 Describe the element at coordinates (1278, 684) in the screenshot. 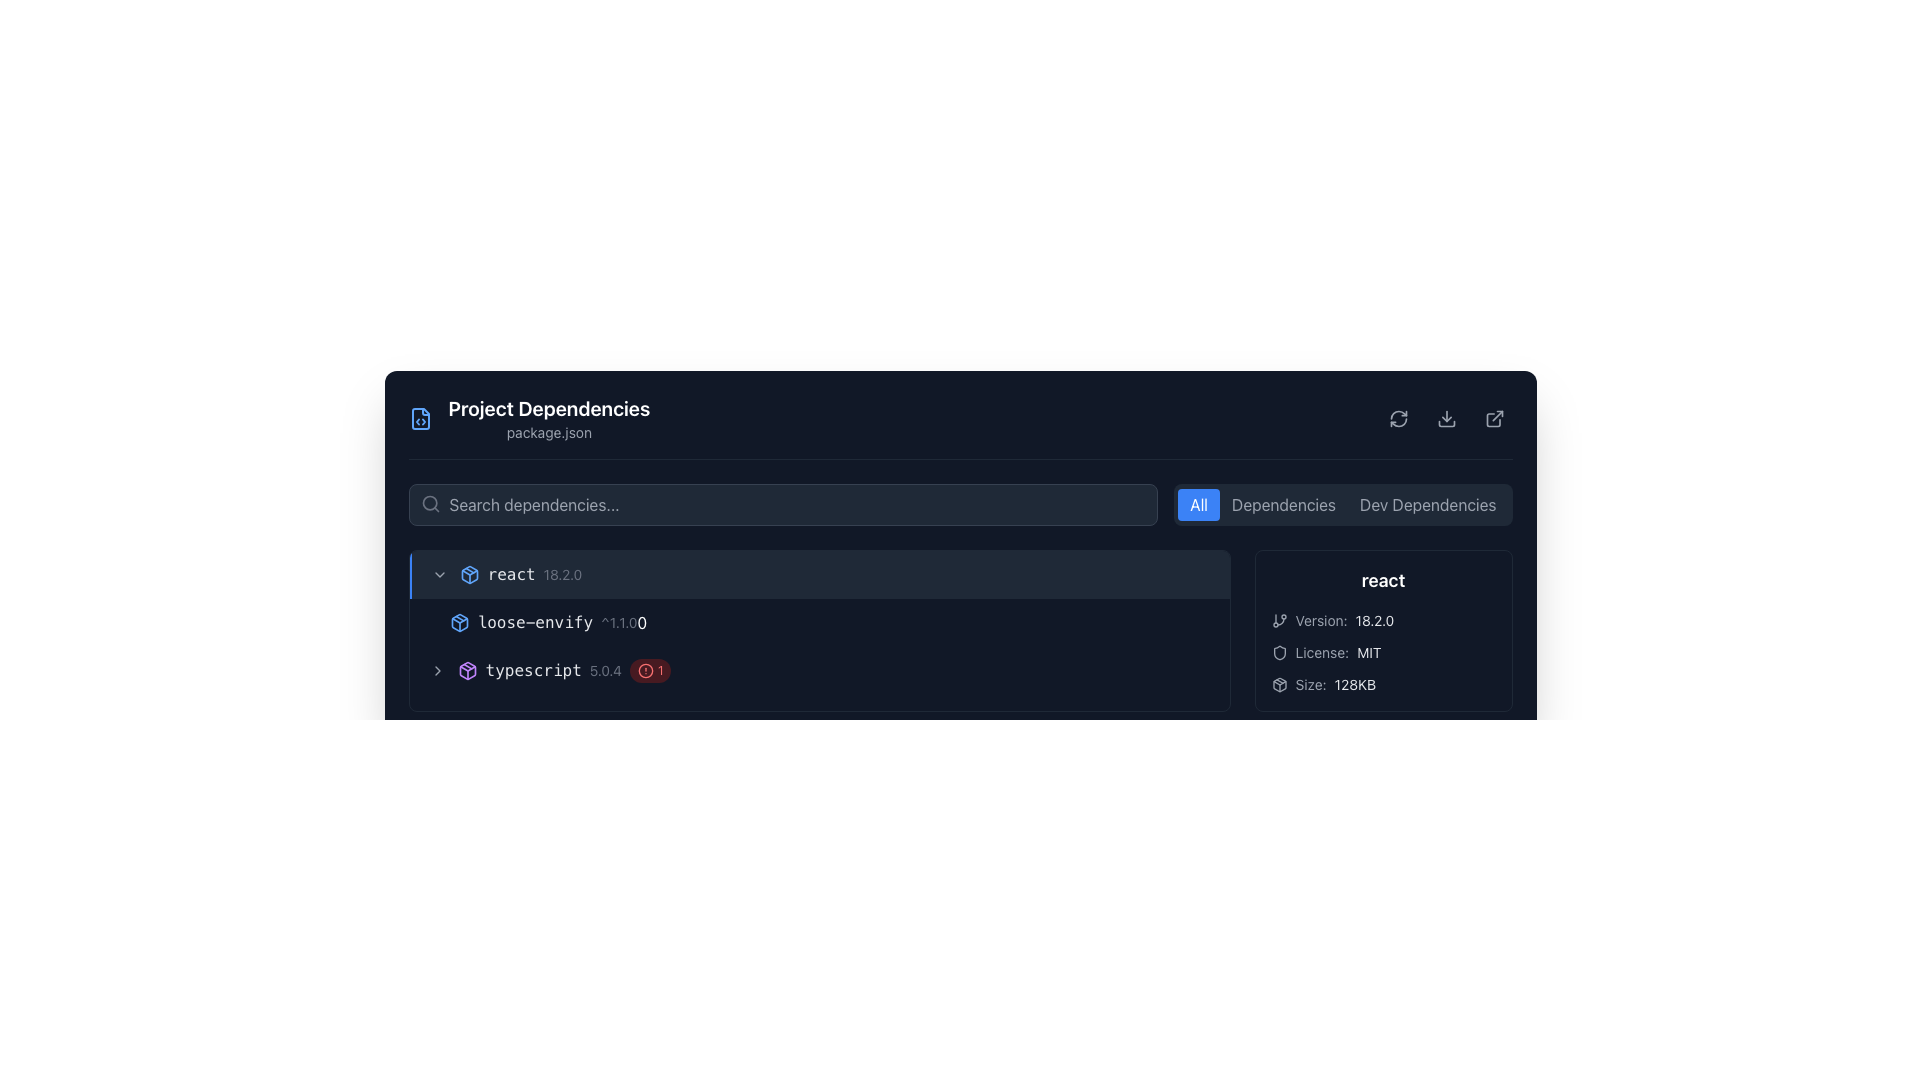

I see `the graphical vector element that is part of an icon and located to the left of the 'react' text item under the 'Project Dependencies' section` at that location.